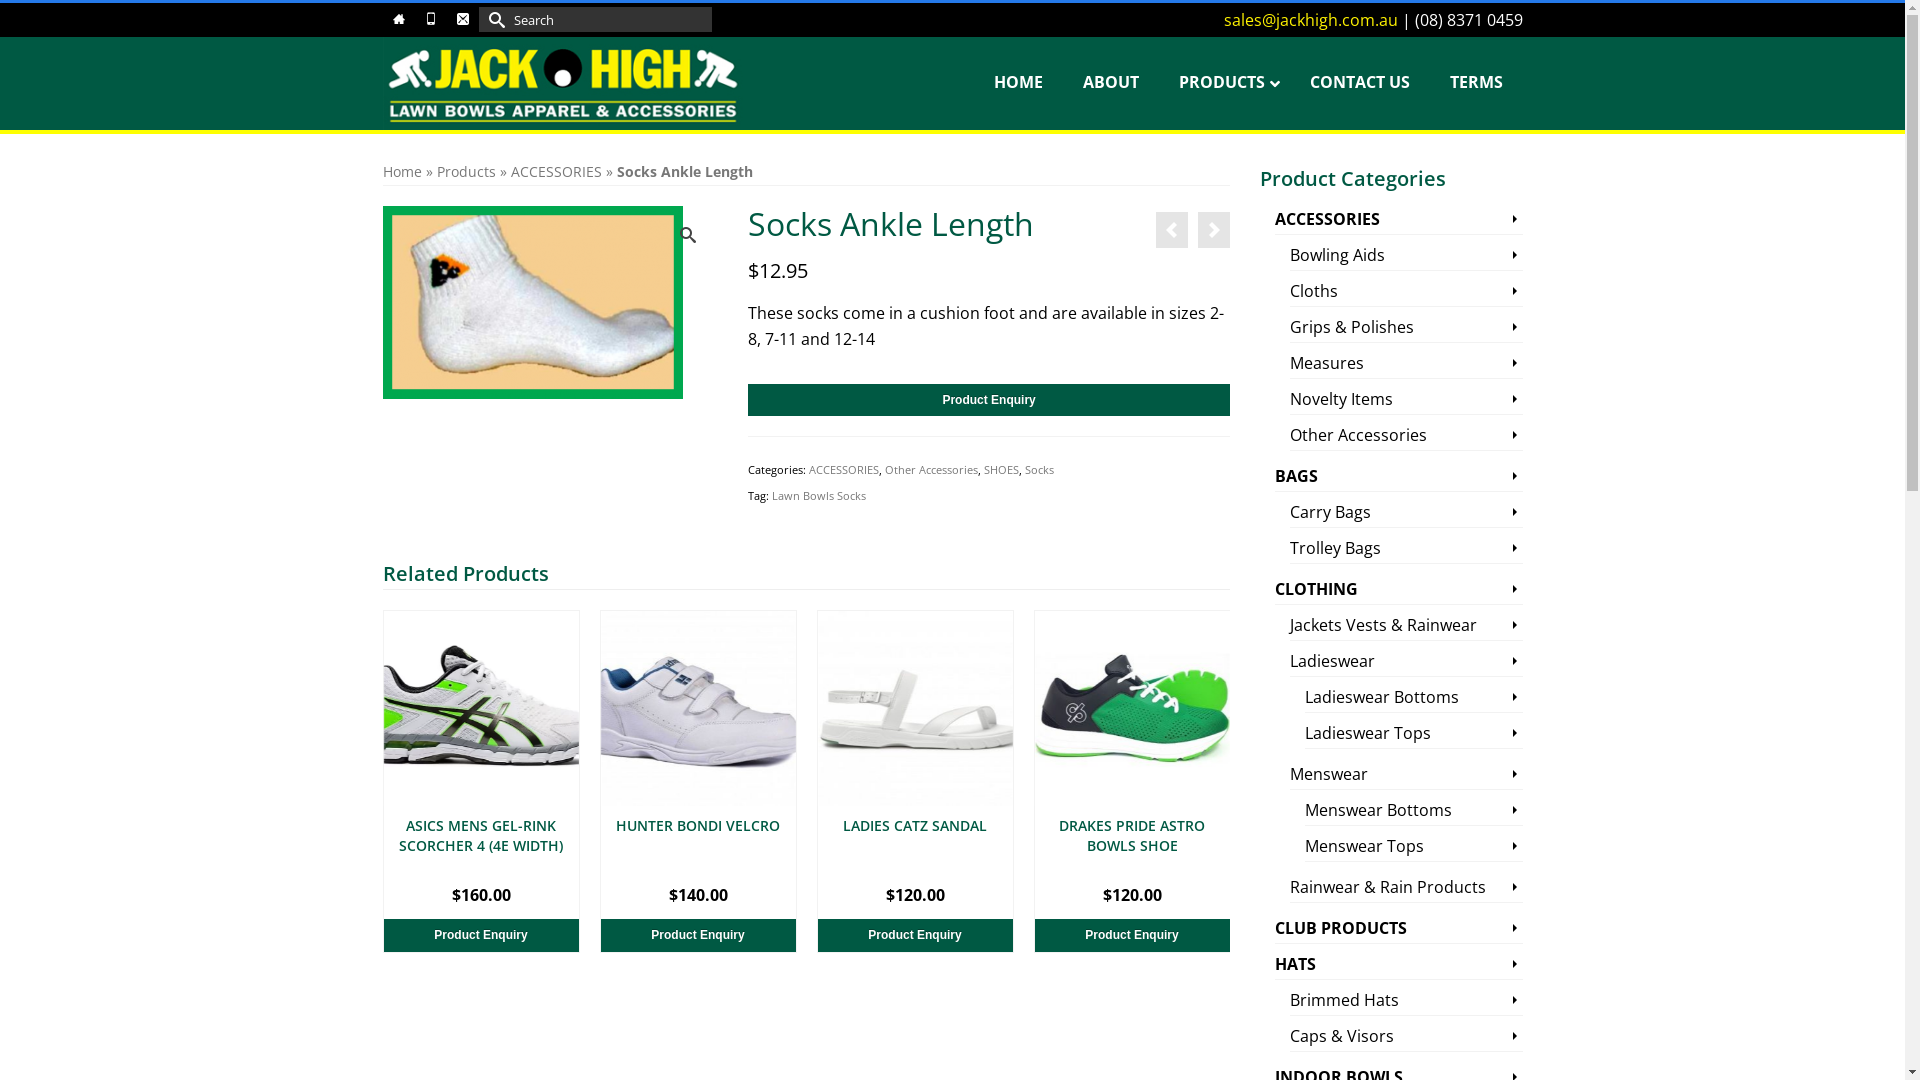  What do you see at coordinates (974, 81) in the screenshot?
I see `'HOME'` at bounding box center [974, 81].